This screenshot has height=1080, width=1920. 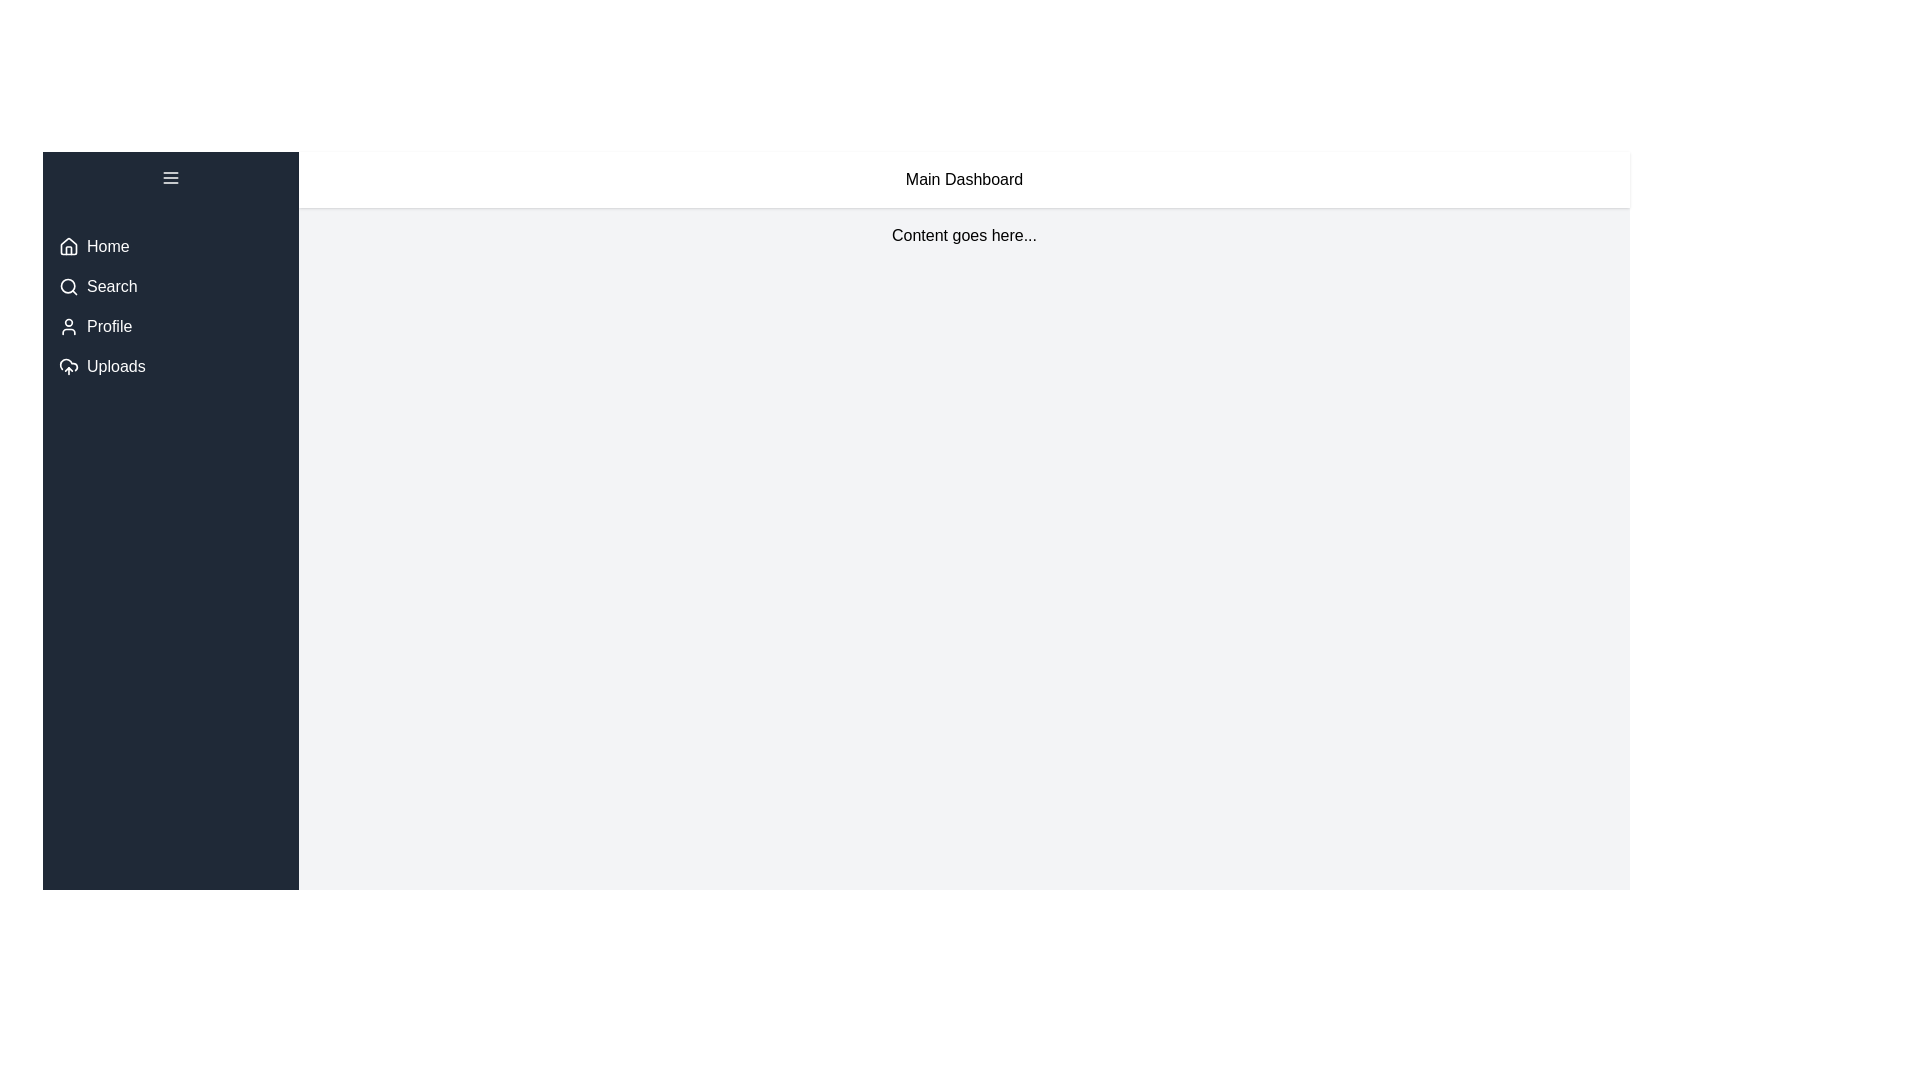 What do you see at coordinates (171, 181) in the screenshot?
I see `the menu toggle button located at the top-left corner of the sidebar, which is positioned above the navigation items such as 'Home', 'Search', etc` at bounding box center [171, 181].